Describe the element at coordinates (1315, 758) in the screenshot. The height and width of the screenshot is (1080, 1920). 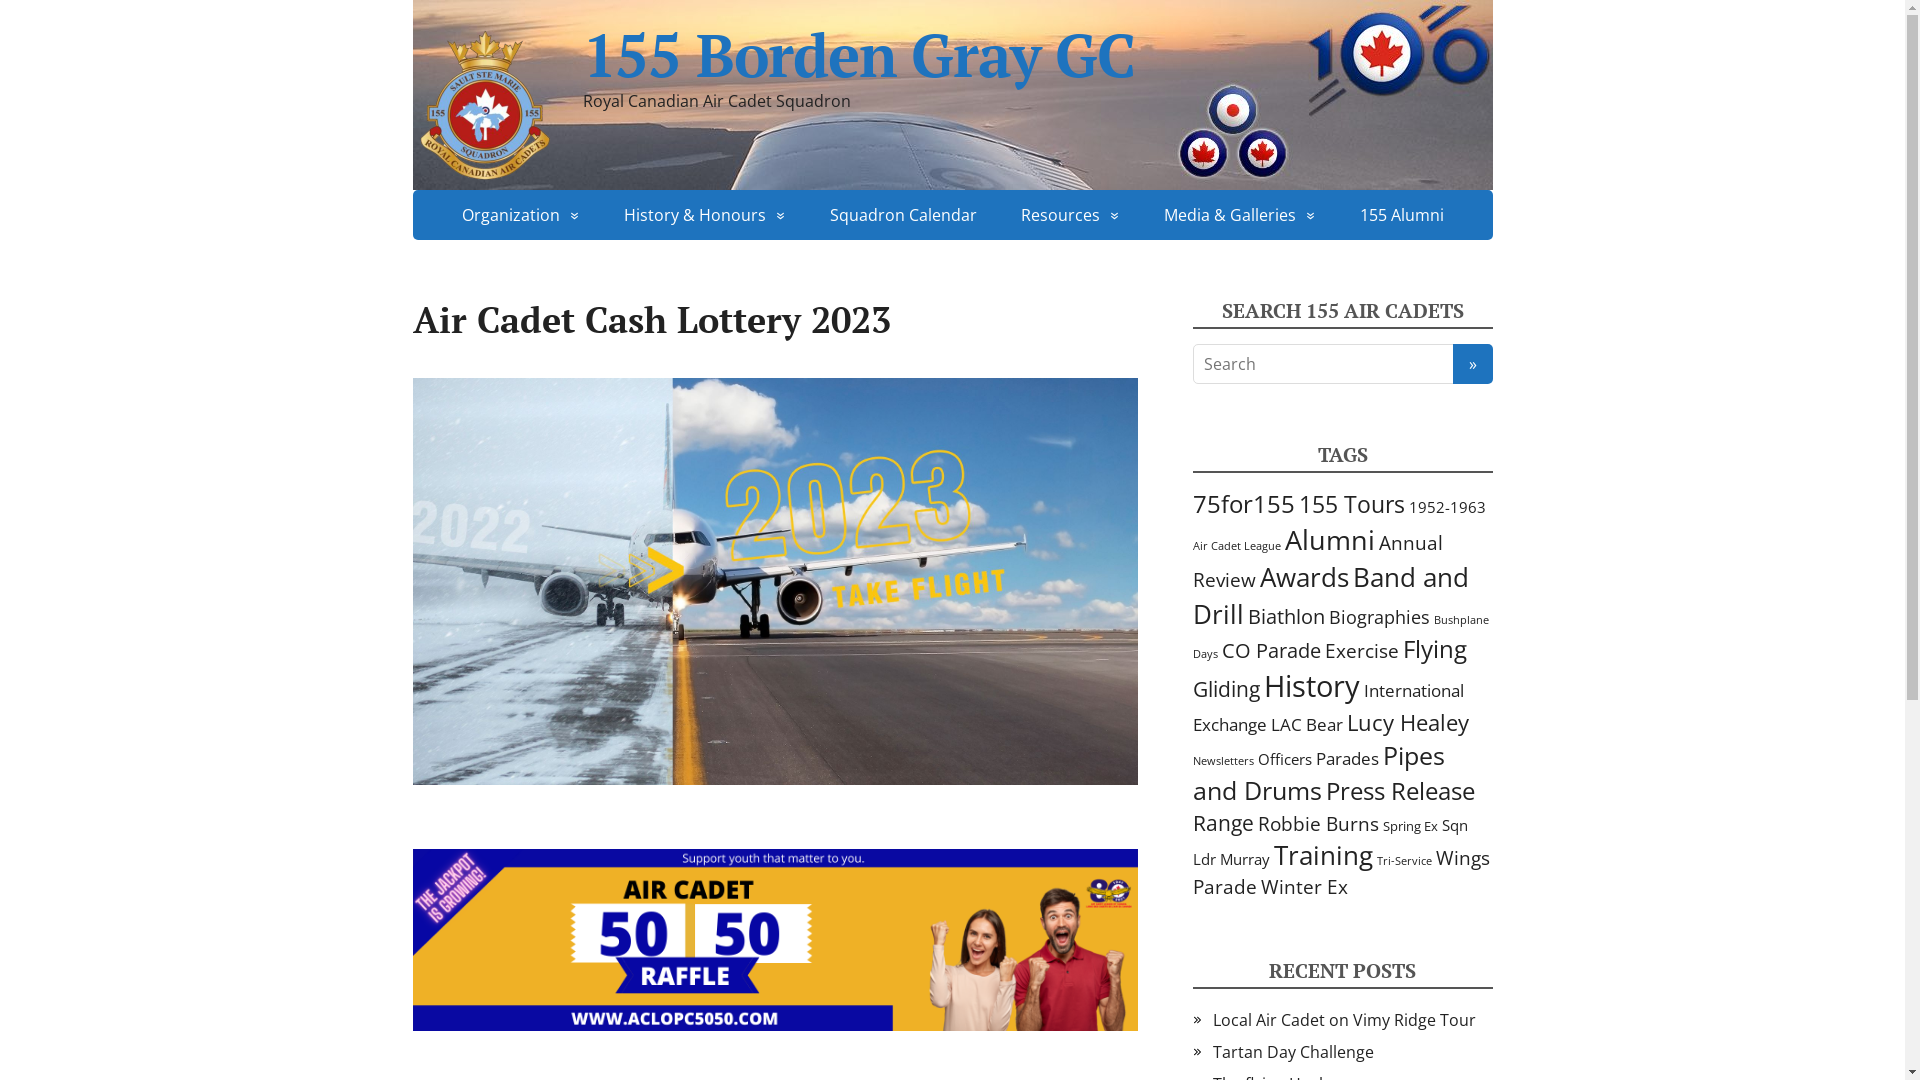
I see `'Parades'` at that location.